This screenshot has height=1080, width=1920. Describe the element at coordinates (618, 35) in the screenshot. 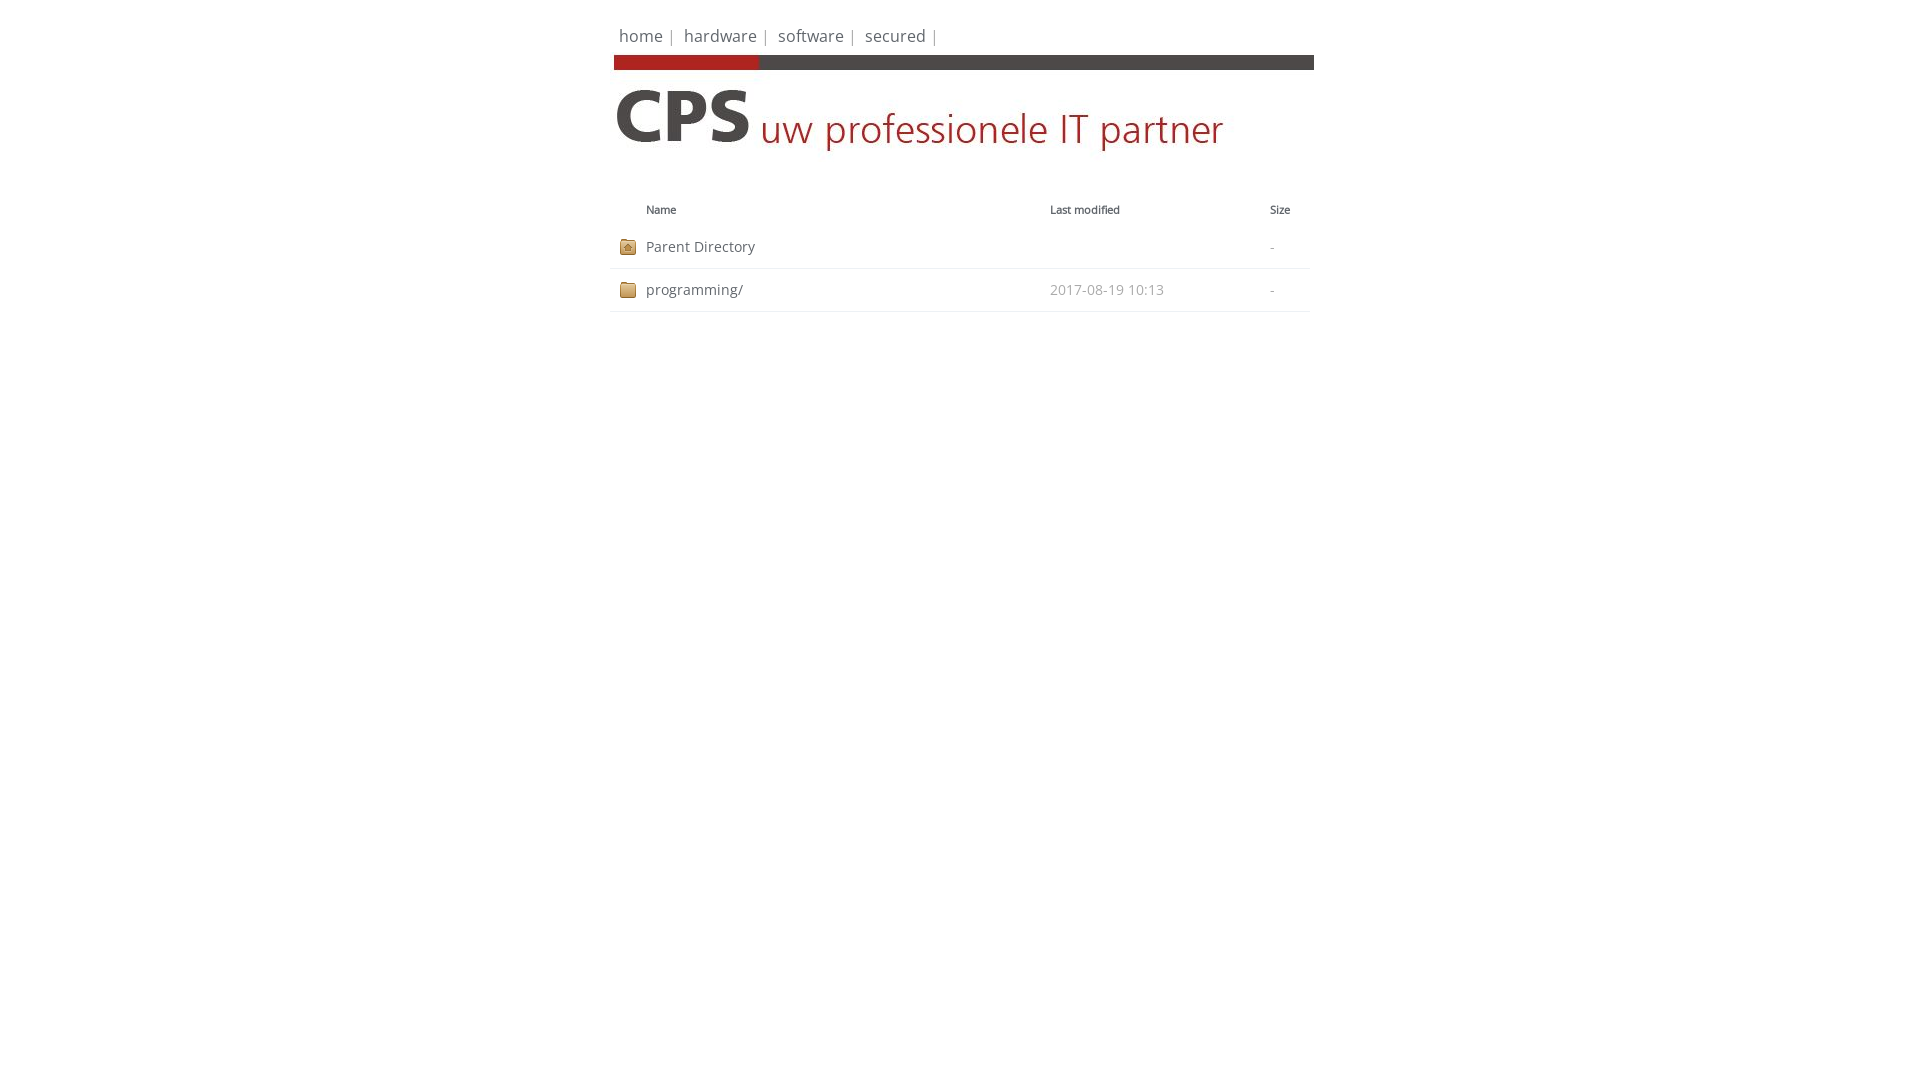

I see `'home'` at that location.